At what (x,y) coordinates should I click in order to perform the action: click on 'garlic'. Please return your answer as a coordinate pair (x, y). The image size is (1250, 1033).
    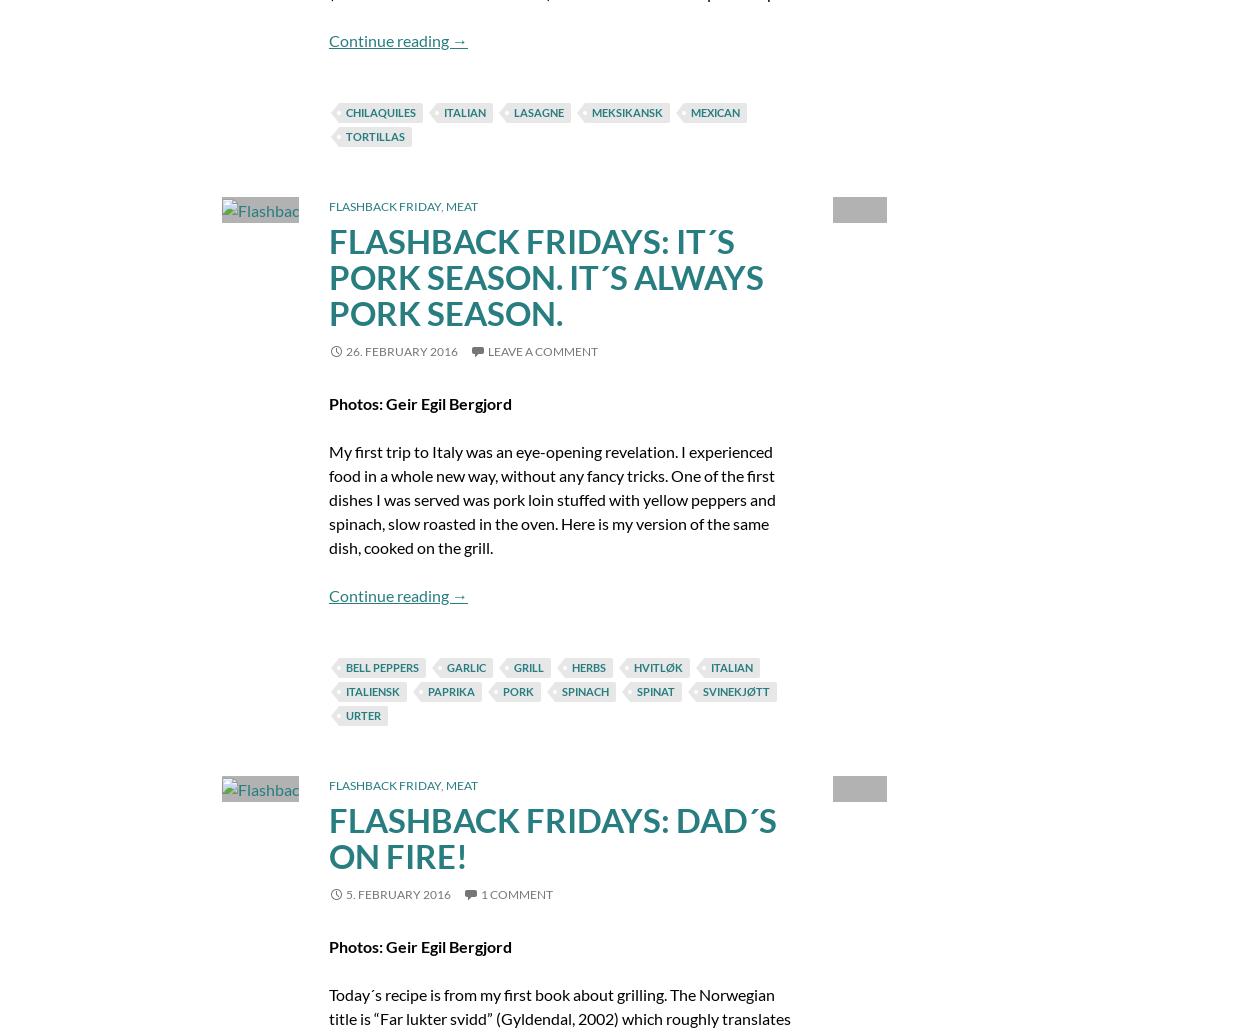
    Looking at the image, I should click on (445, 665).